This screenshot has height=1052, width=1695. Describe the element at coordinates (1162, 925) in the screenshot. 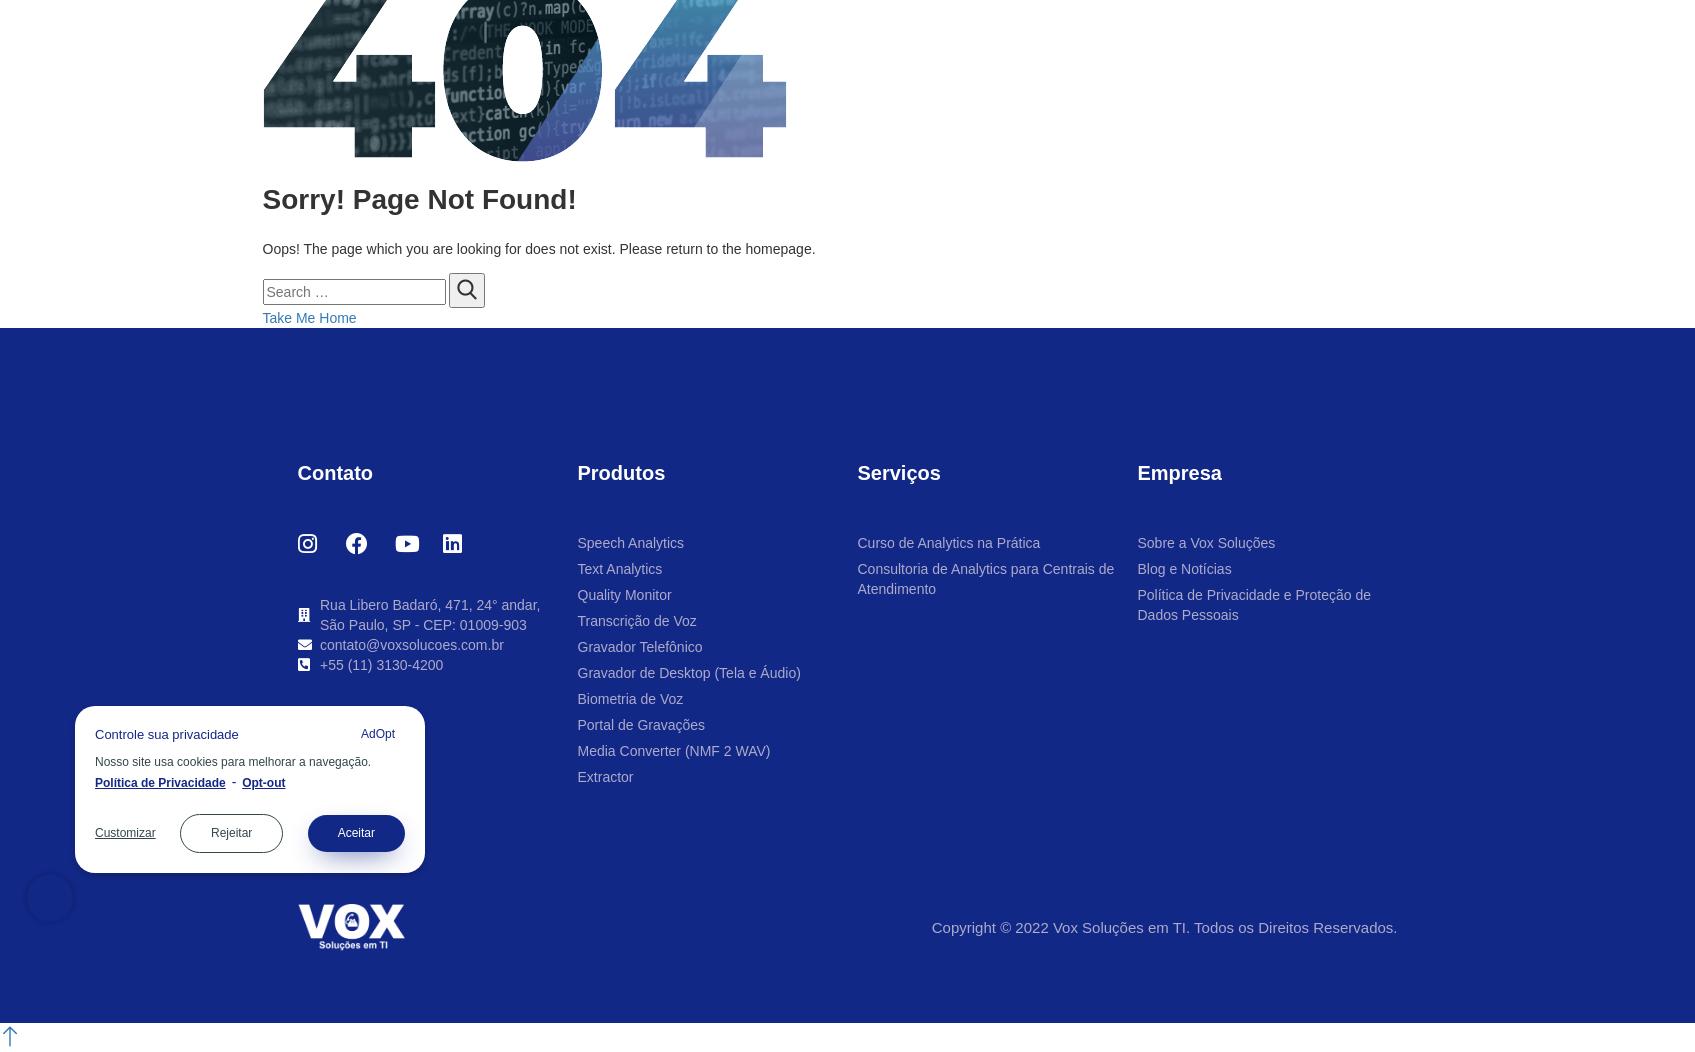

I see `'Copyright © 2022 Vox Soluções em TI. Todos os Direitos Reservados.'` at that location.